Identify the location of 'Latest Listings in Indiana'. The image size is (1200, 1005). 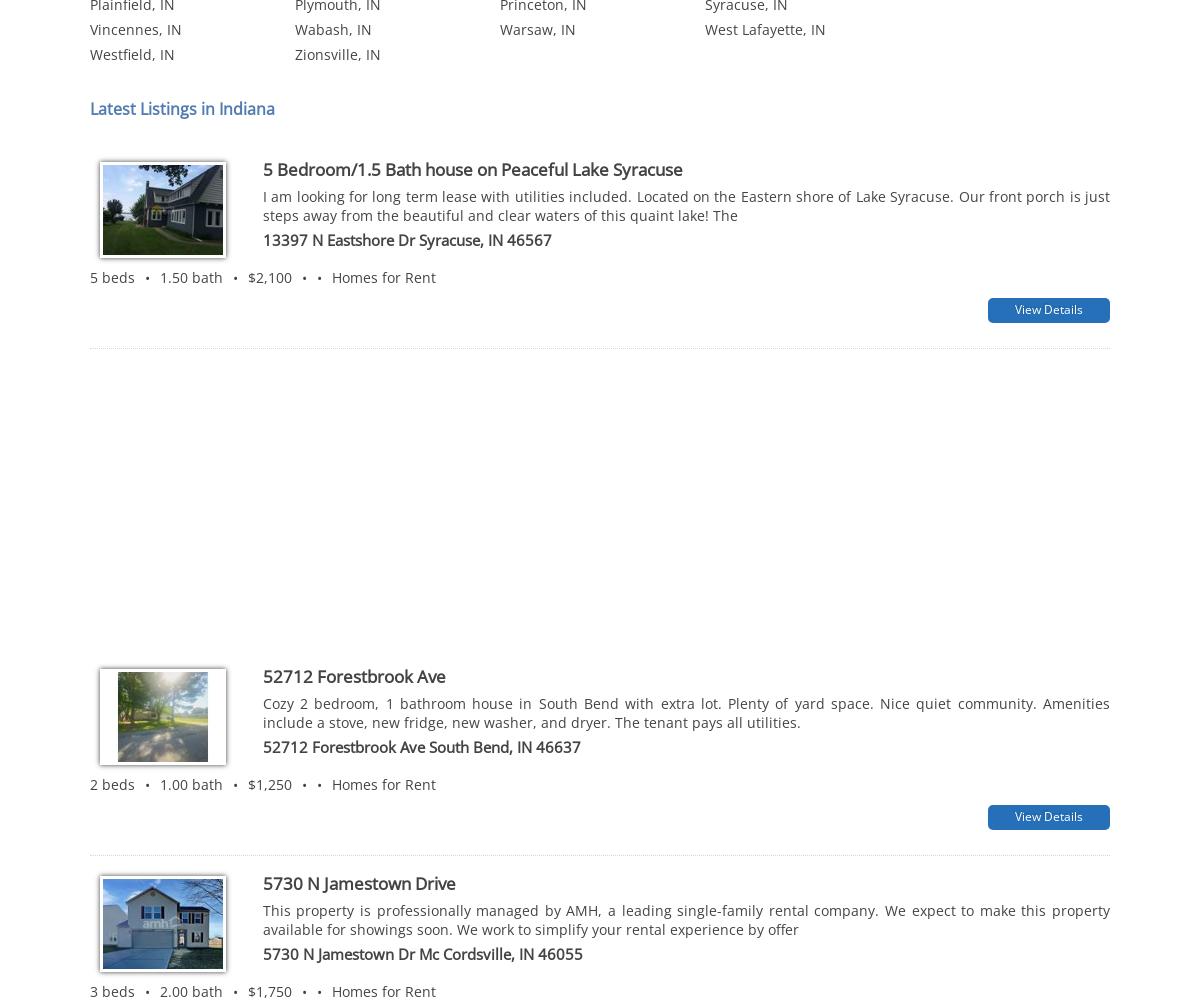
(181, 109).